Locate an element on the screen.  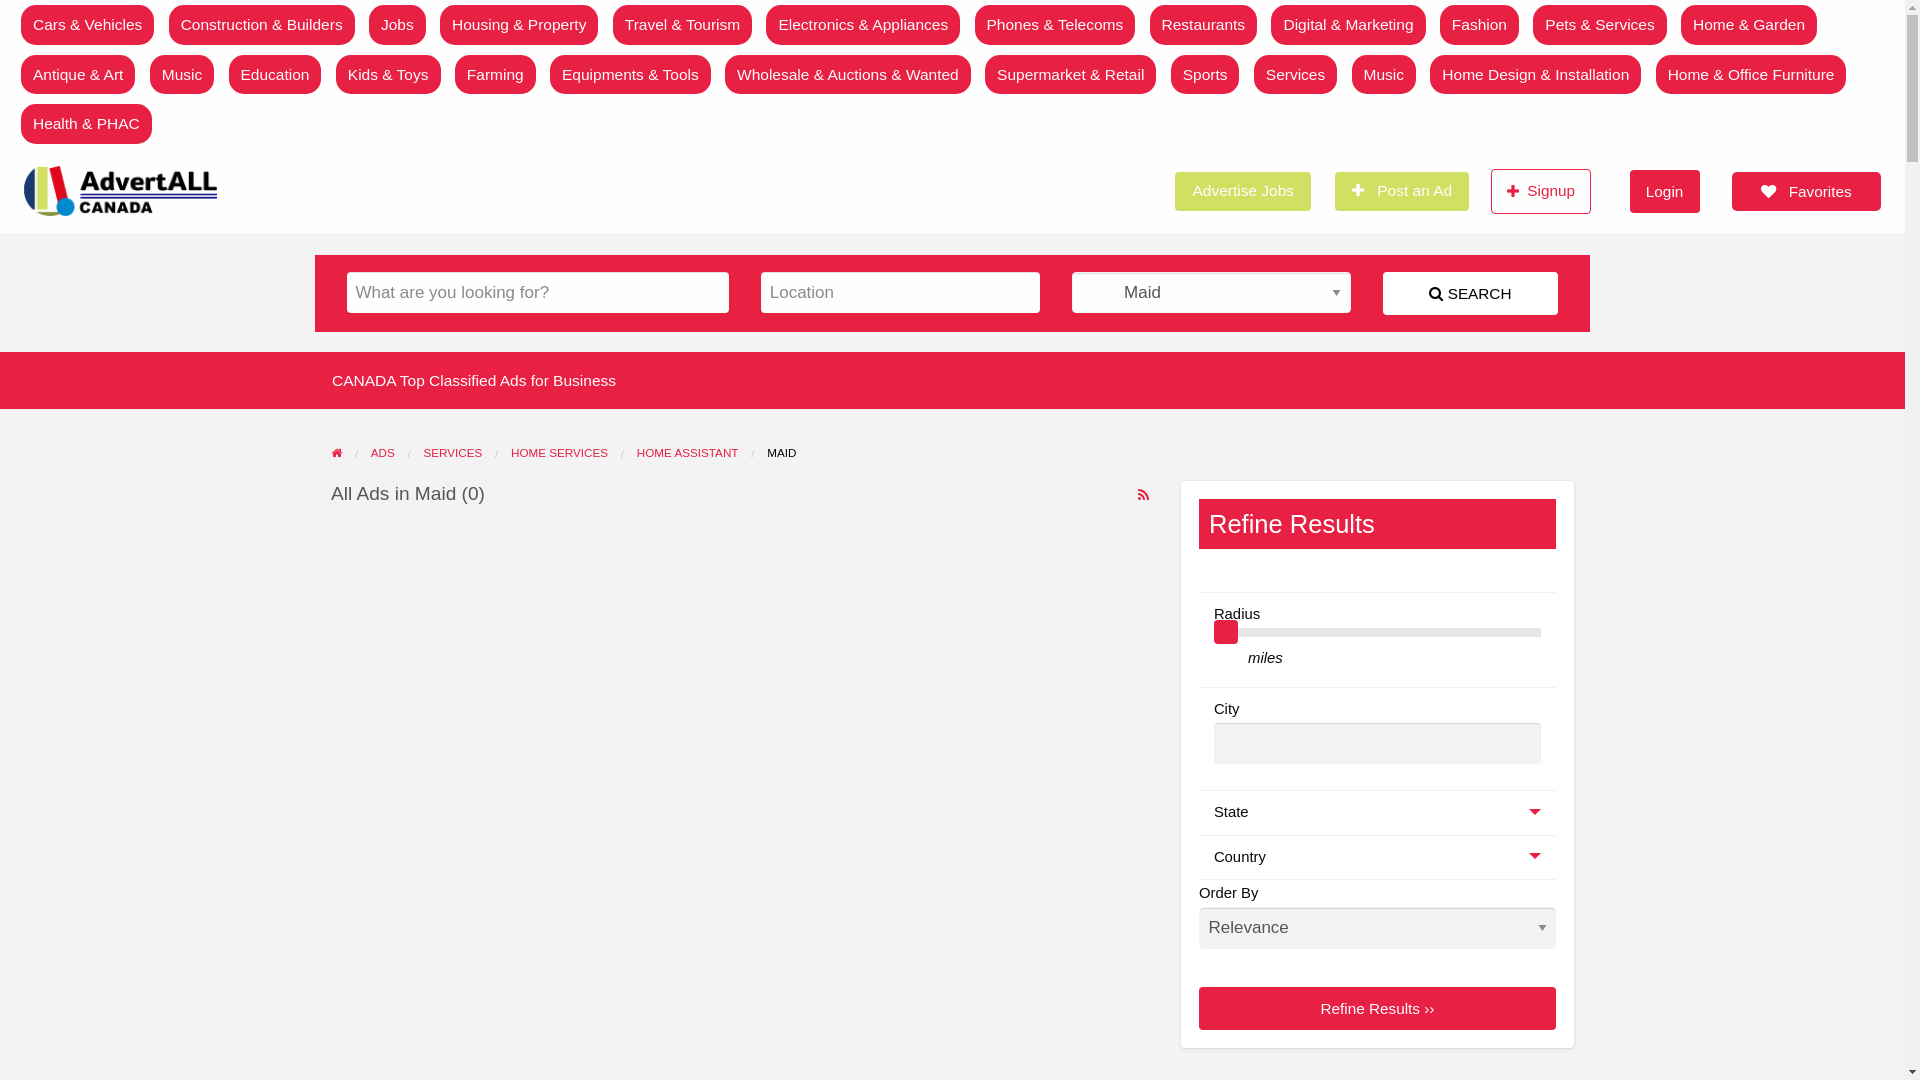
'Home & Garden' is located at coordinates (1680, 24).